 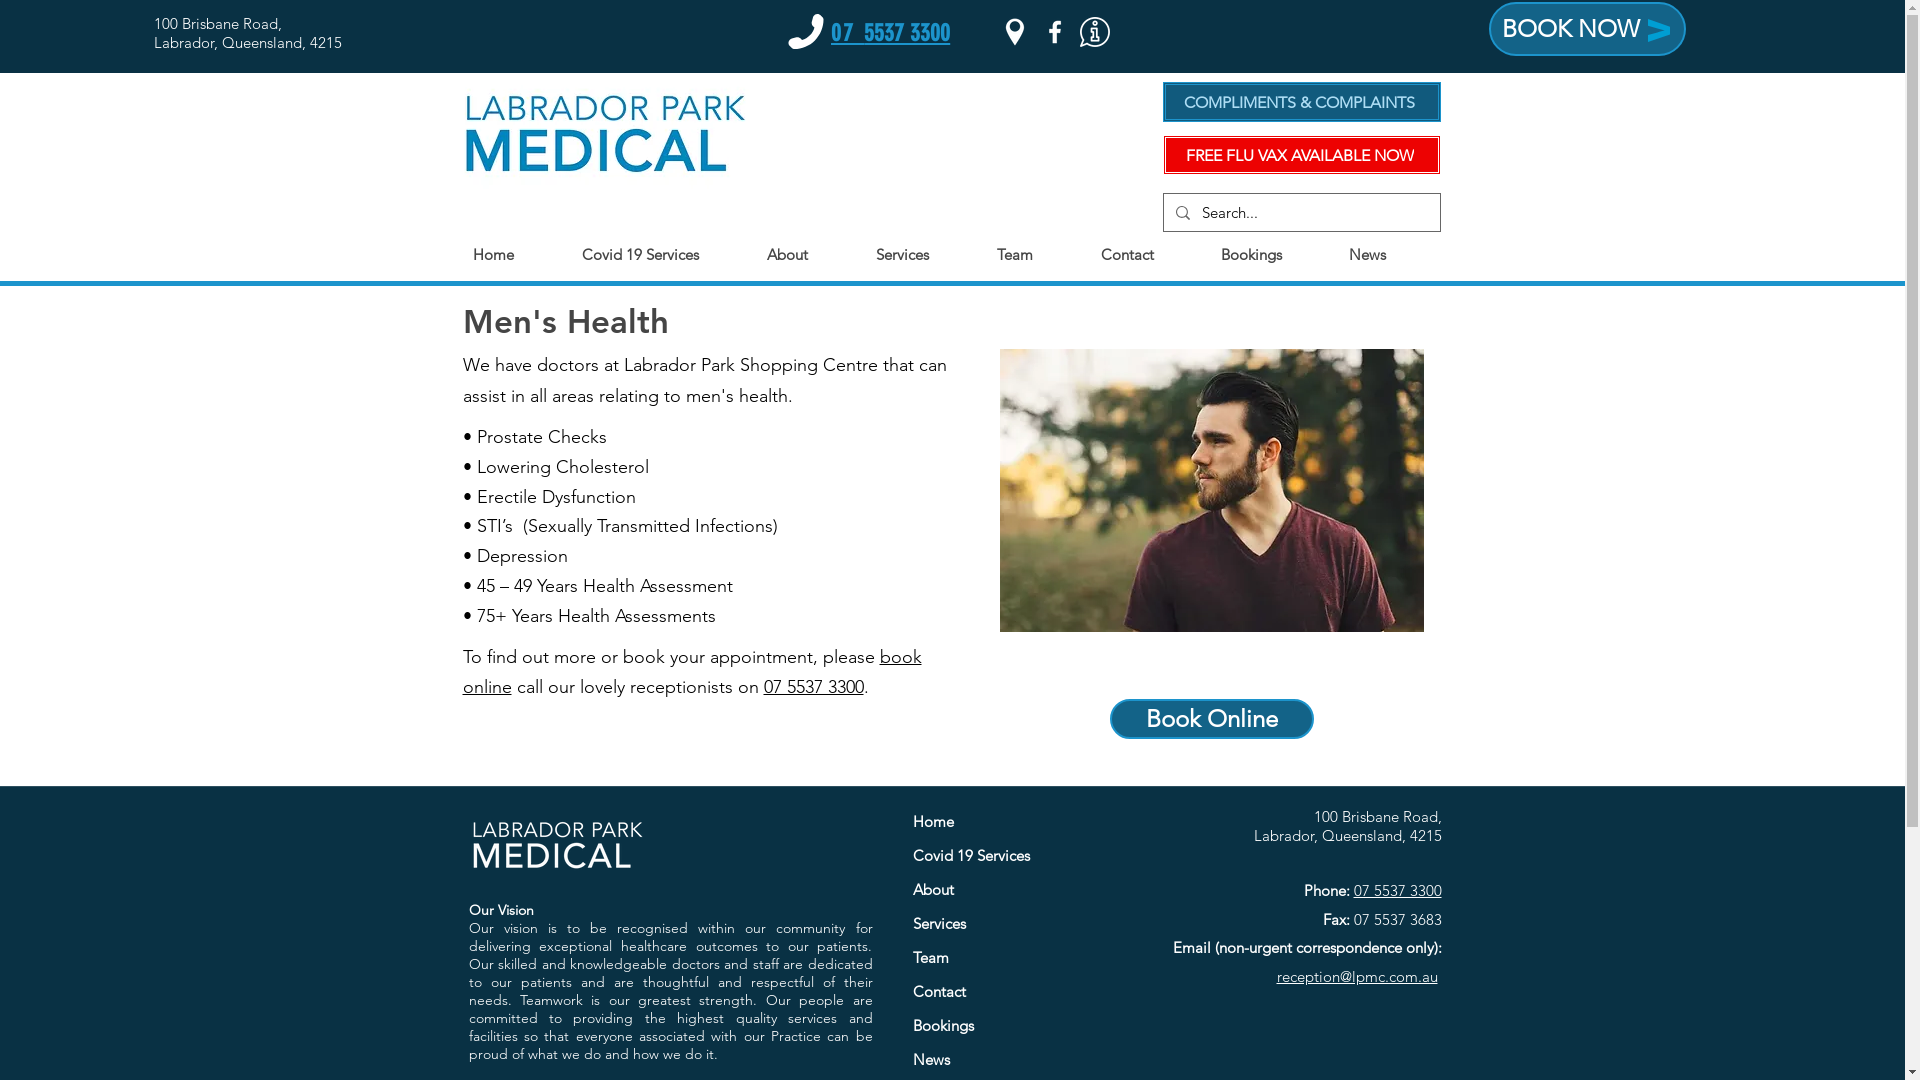 I want to click on 'Contact', so click(x=1010, y=991).